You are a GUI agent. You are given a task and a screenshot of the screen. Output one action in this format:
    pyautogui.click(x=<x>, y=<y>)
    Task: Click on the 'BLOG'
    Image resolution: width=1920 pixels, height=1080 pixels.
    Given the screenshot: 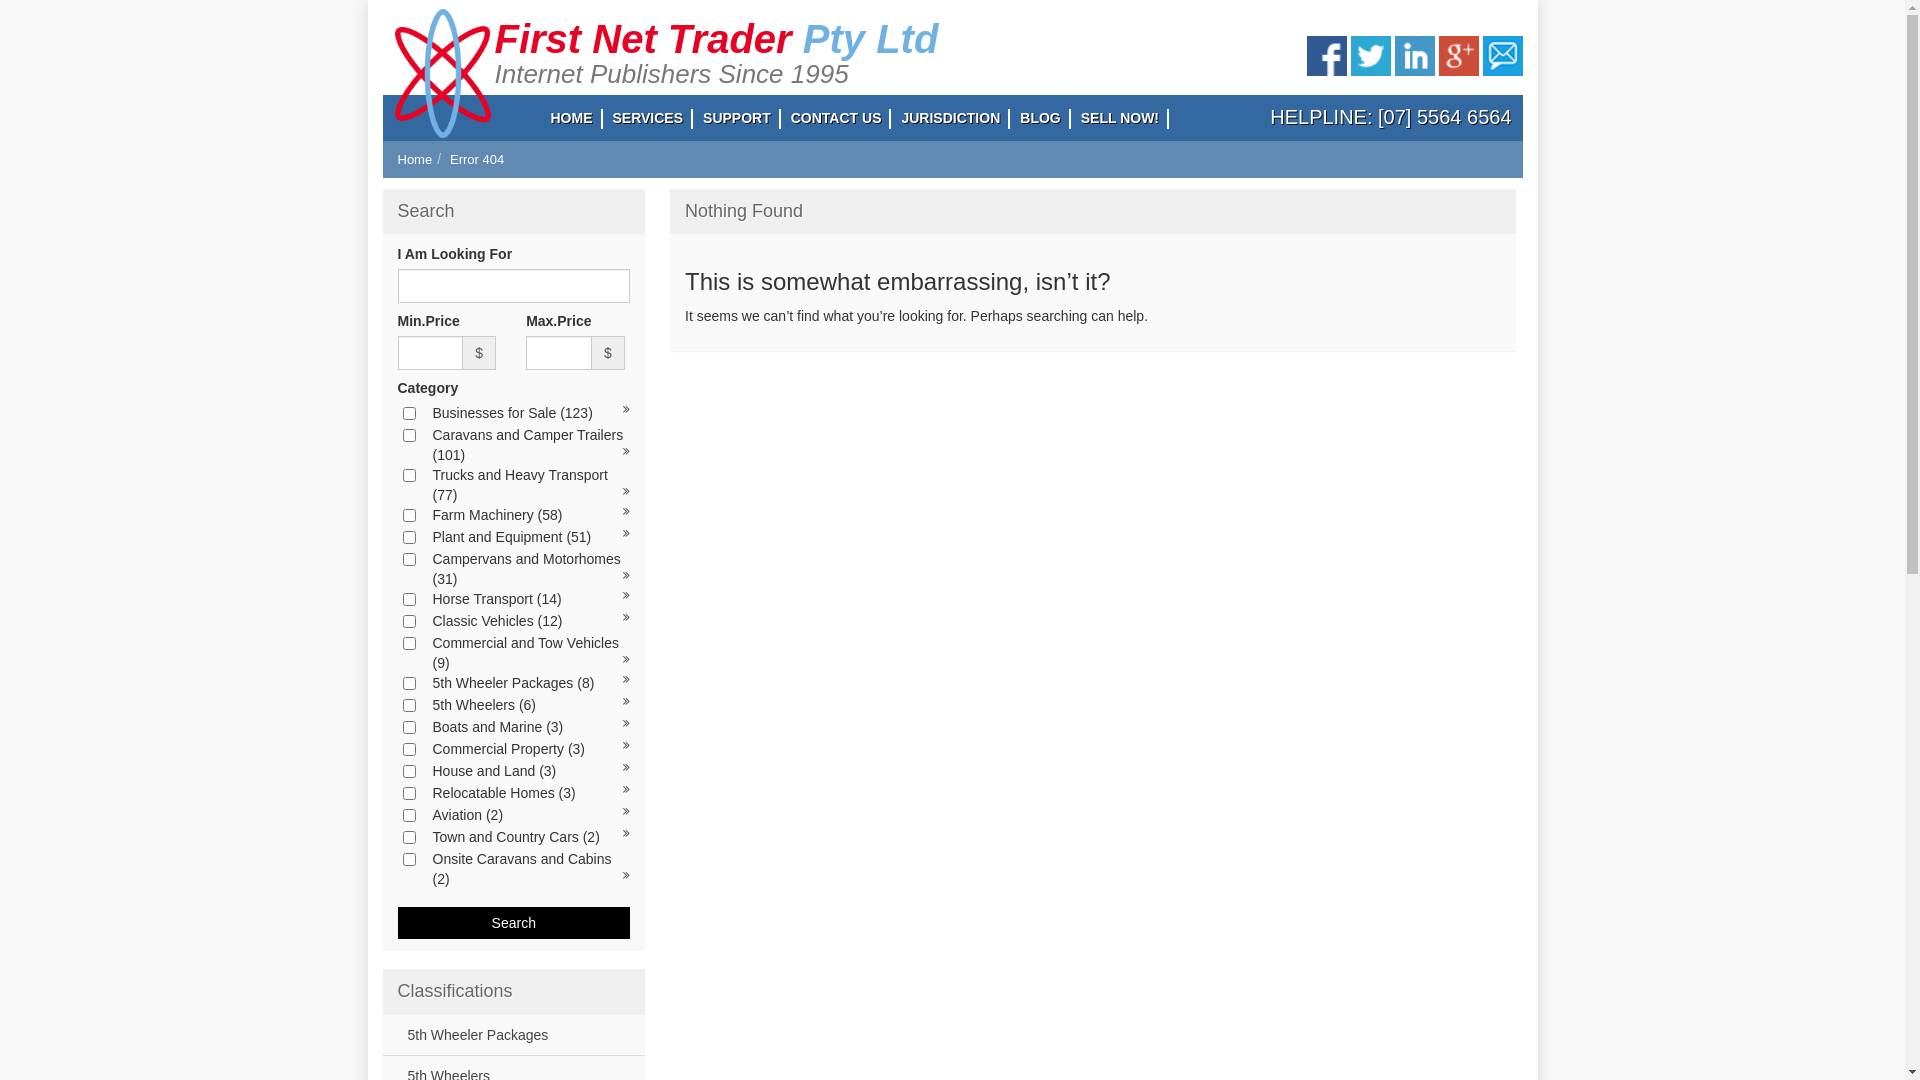 What is the action you would take?
    pyautogui.click(x=1040, y=118)
    